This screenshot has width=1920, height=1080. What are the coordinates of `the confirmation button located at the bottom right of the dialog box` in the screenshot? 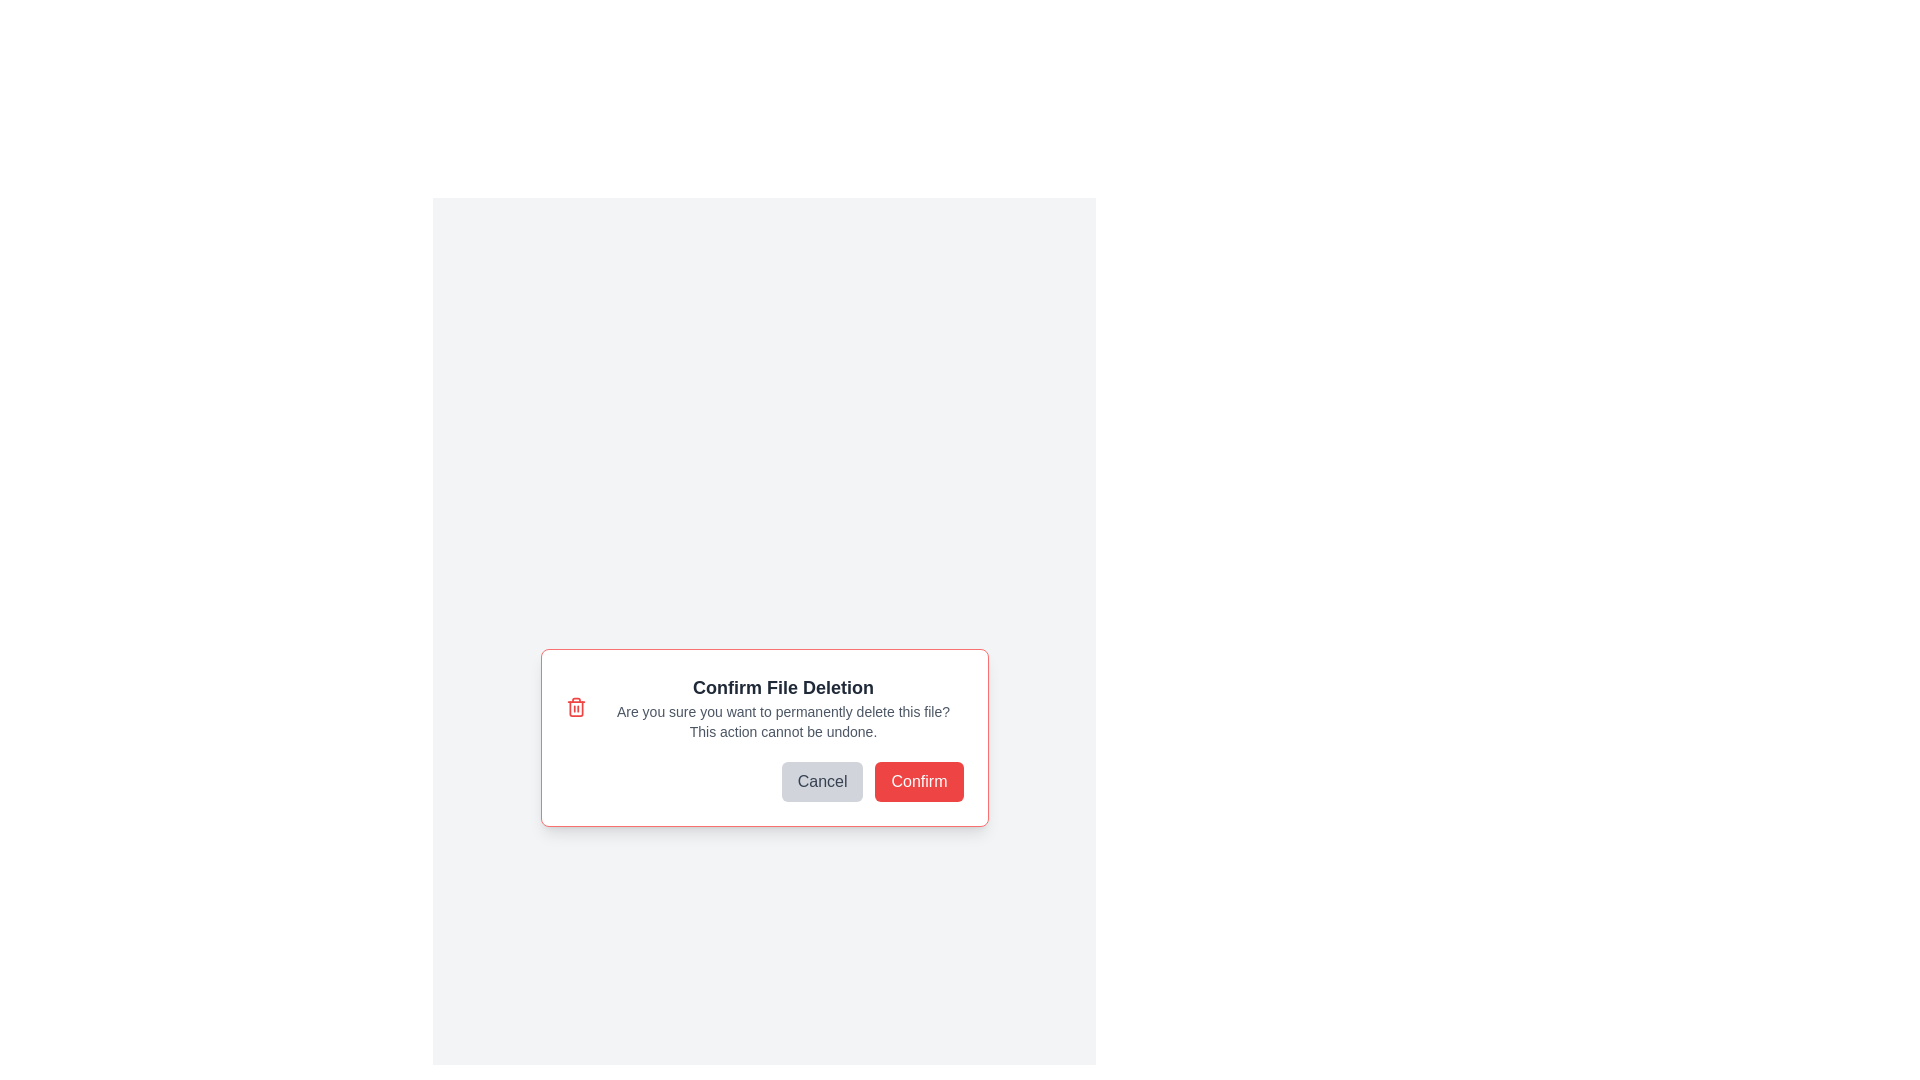 It's located at (918, 781).